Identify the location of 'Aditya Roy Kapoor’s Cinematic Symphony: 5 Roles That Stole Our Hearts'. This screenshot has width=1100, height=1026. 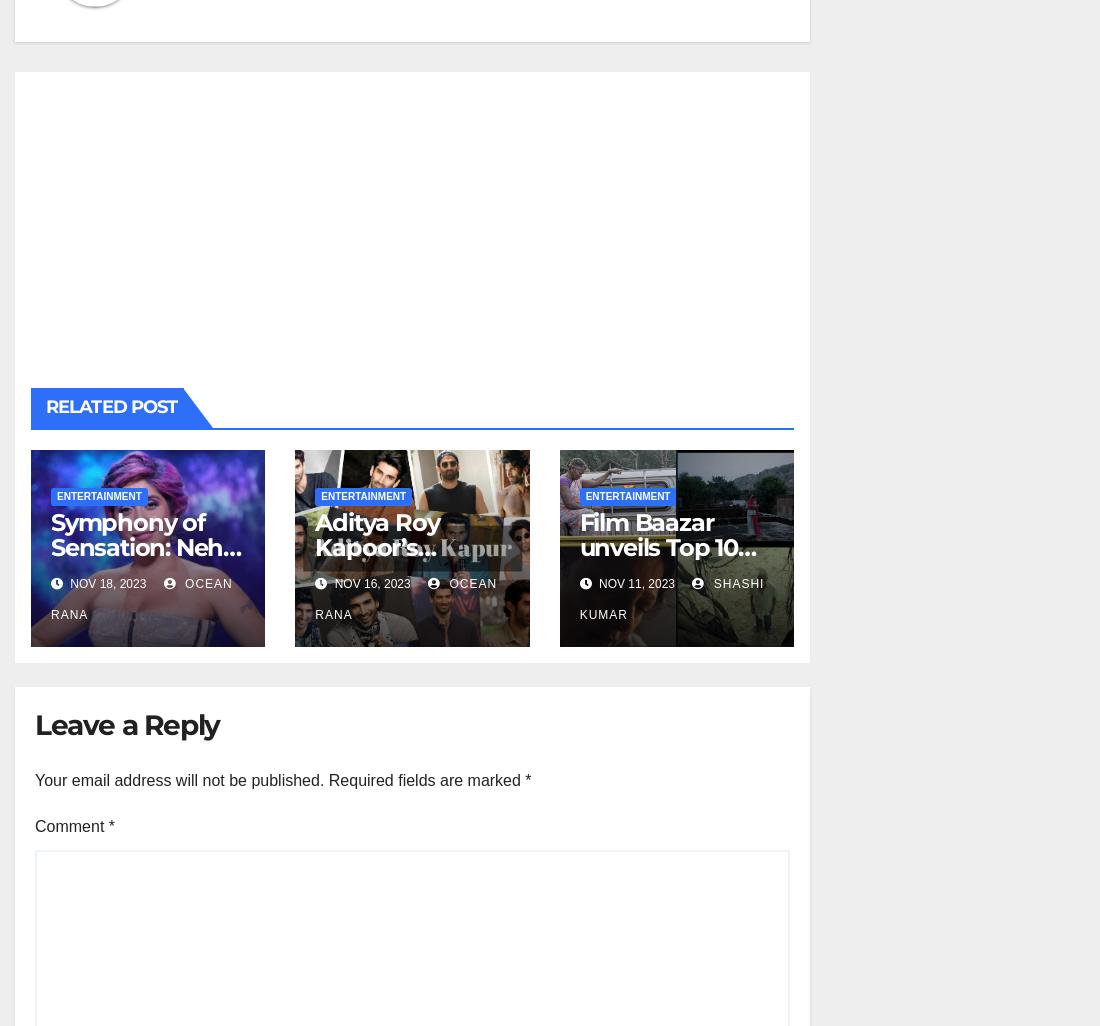
(407, 582).